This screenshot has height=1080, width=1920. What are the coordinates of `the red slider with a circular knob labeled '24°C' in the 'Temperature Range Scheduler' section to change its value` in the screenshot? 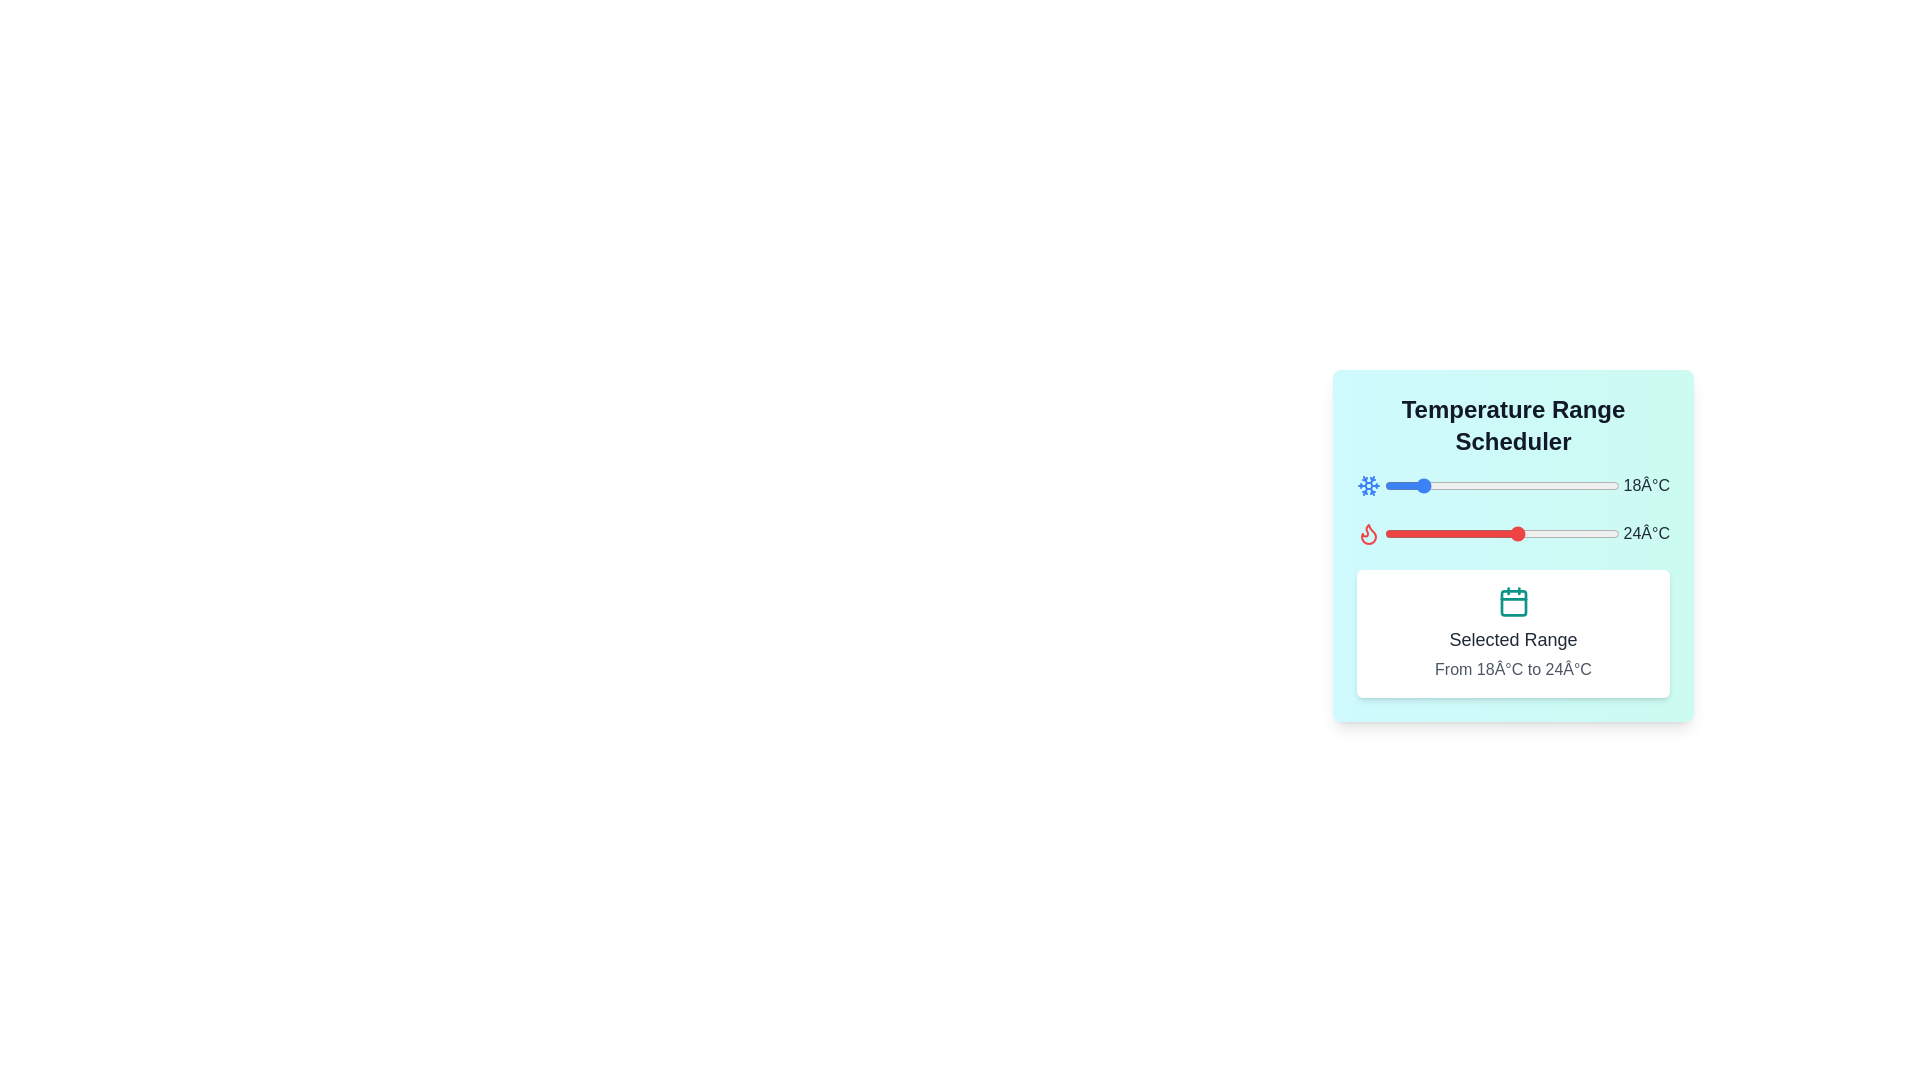 It's located at (1513, 532).